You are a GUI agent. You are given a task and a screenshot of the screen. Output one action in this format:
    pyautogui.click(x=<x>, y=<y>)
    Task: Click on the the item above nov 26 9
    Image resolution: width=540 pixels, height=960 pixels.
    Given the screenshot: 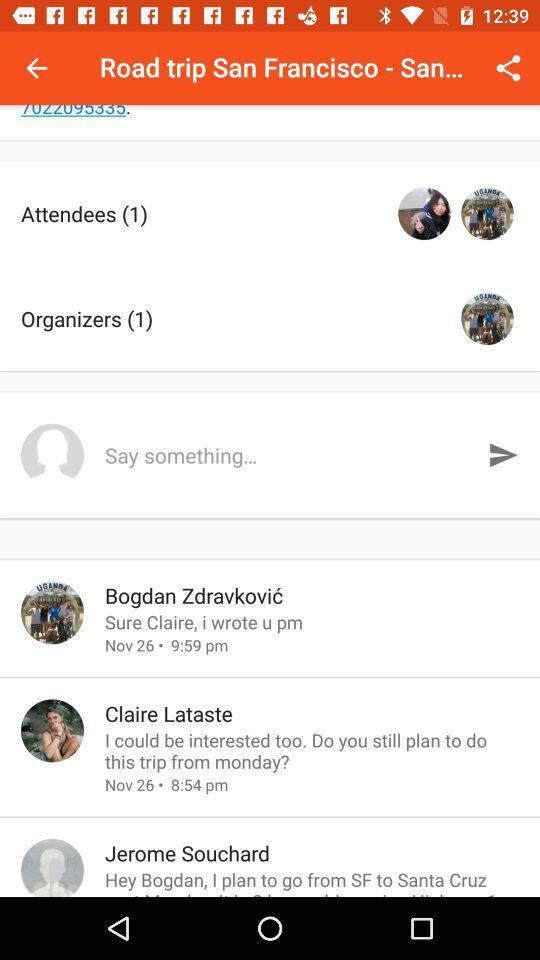 What is the action you would take?
    pyautogui.click(x=312, y=621)
    